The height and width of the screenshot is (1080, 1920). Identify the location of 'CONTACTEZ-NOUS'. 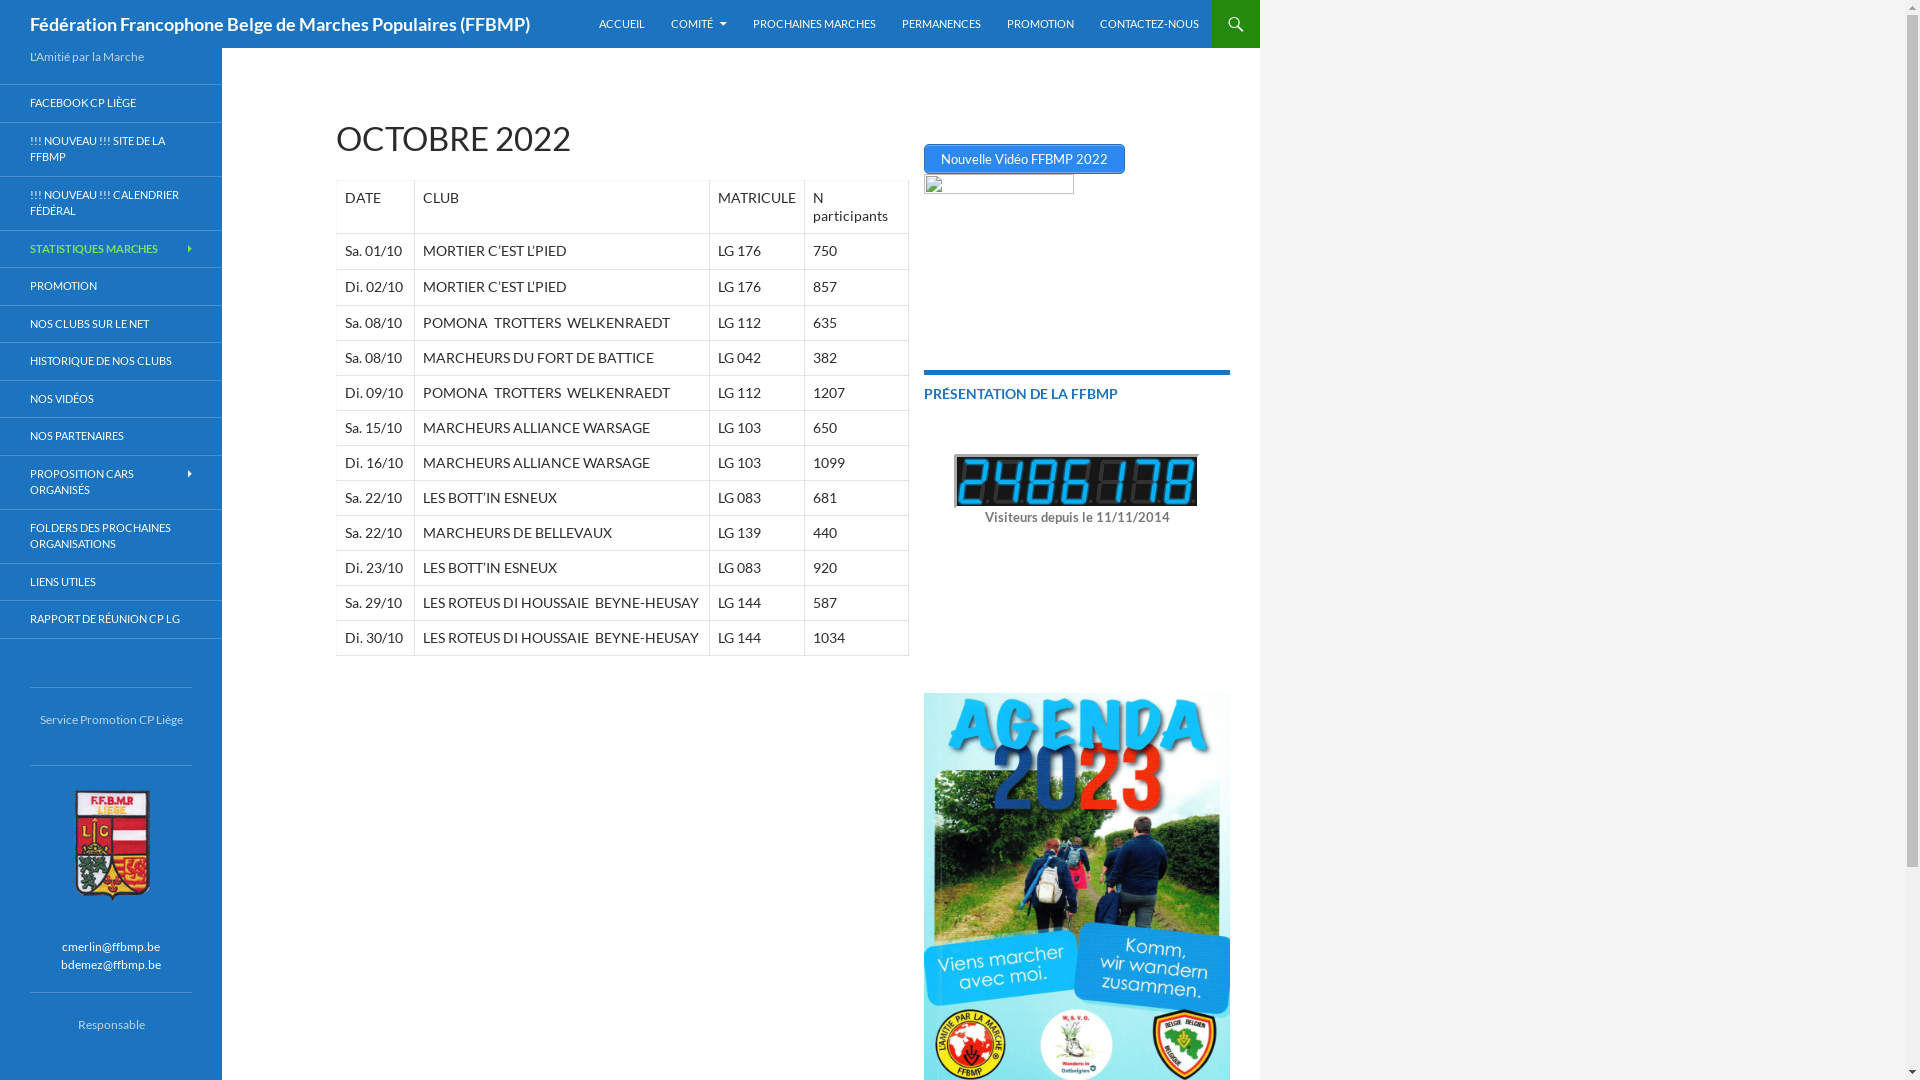
(1149, 23).